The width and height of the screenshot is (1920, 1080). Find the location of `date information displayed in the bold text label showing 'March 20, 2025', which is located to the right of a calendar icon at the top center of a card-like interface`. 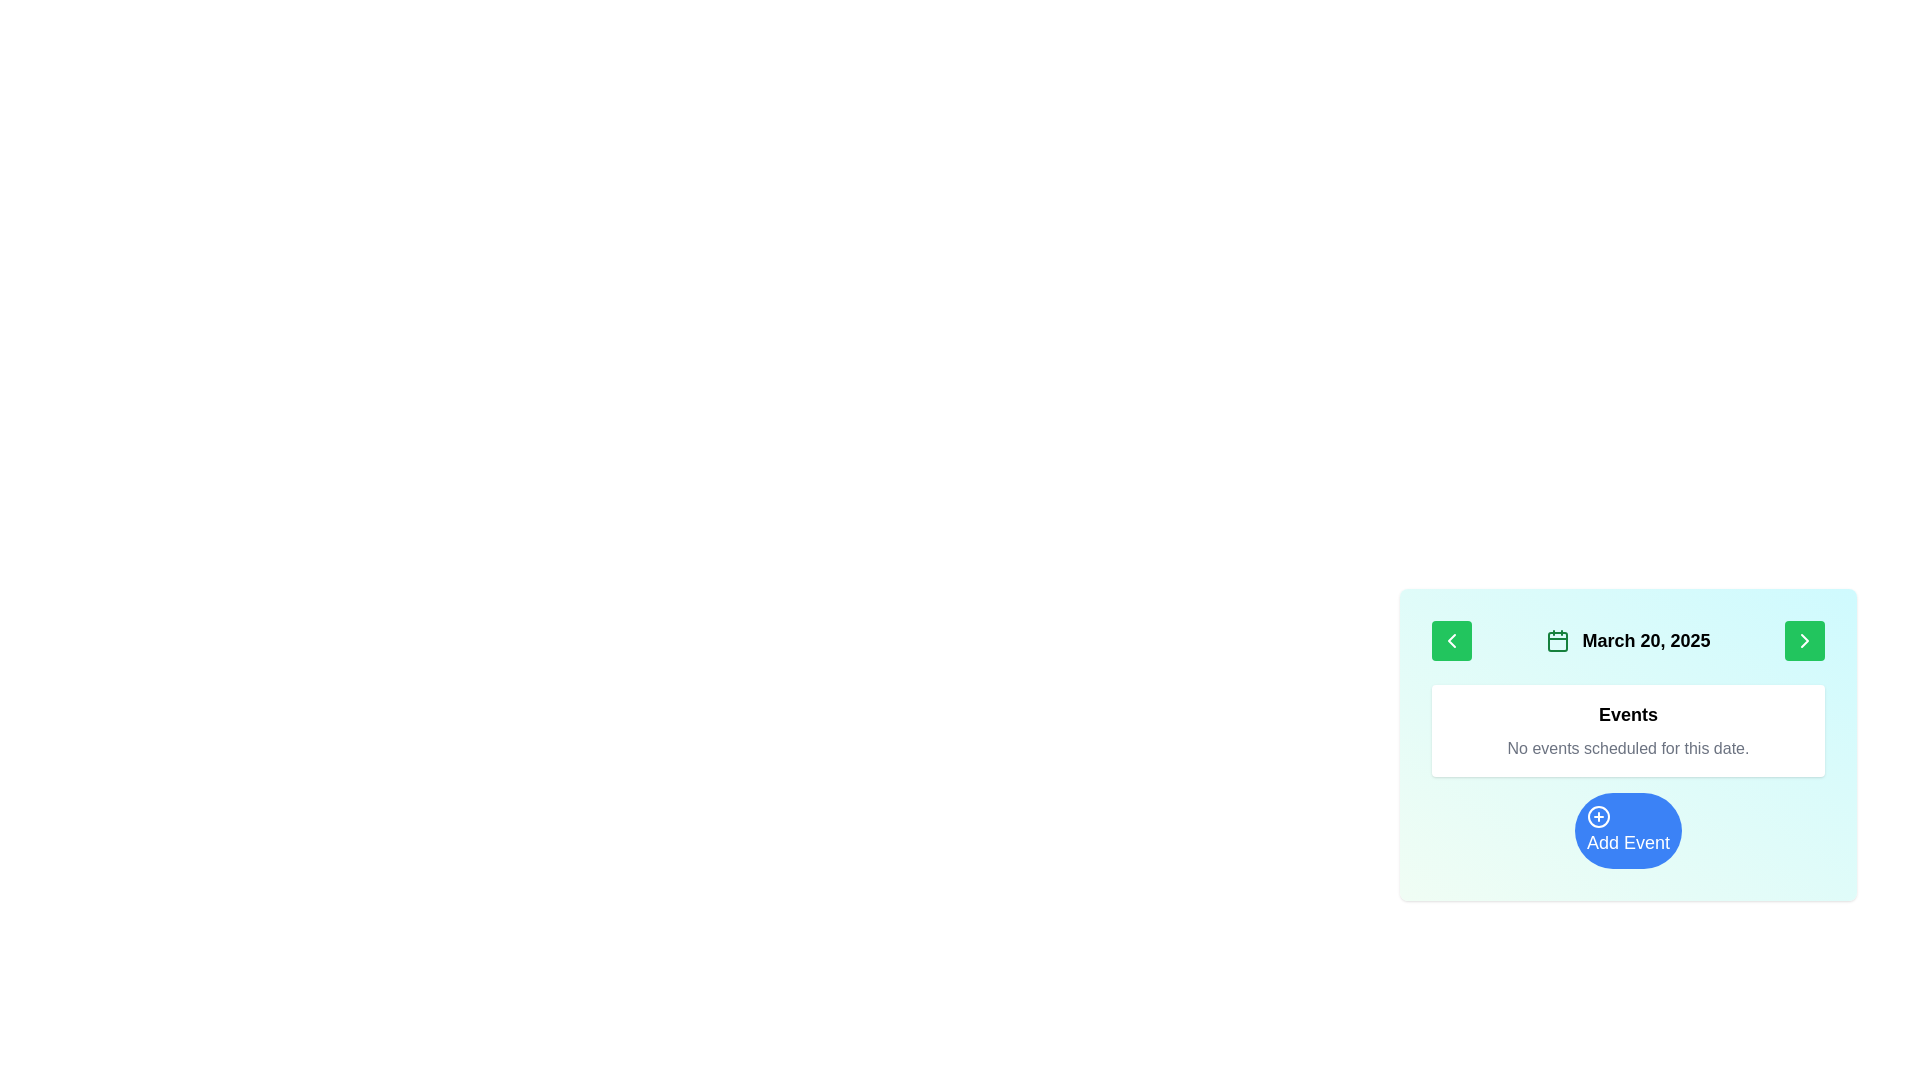

date information displayed in the bold text label showing 'March 20, 2025', which is located to the right of a calendar icon at the top center of a card-like interface is located at coordinates (1646, 640).